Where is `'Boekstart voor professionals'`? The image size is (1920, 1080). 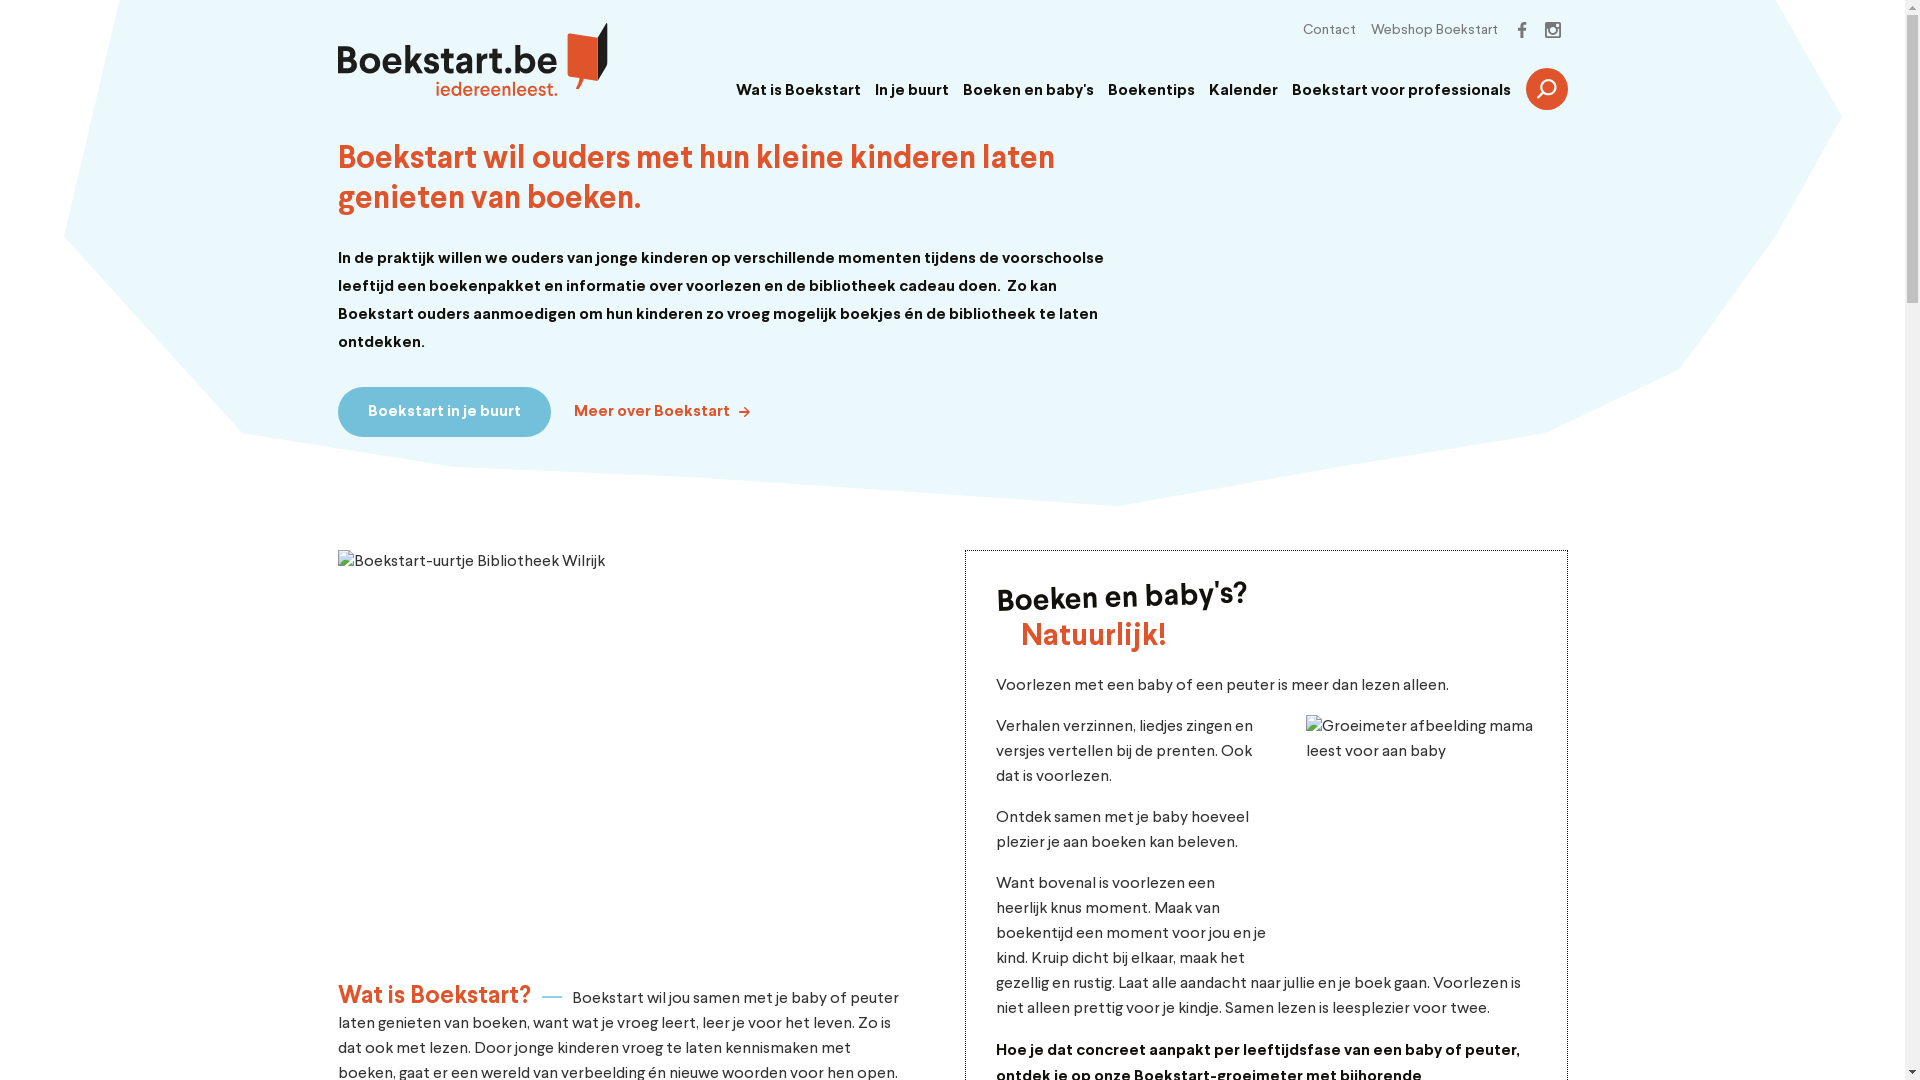
'Boekstart voor professionals' is located at coordinates (1400, 91).